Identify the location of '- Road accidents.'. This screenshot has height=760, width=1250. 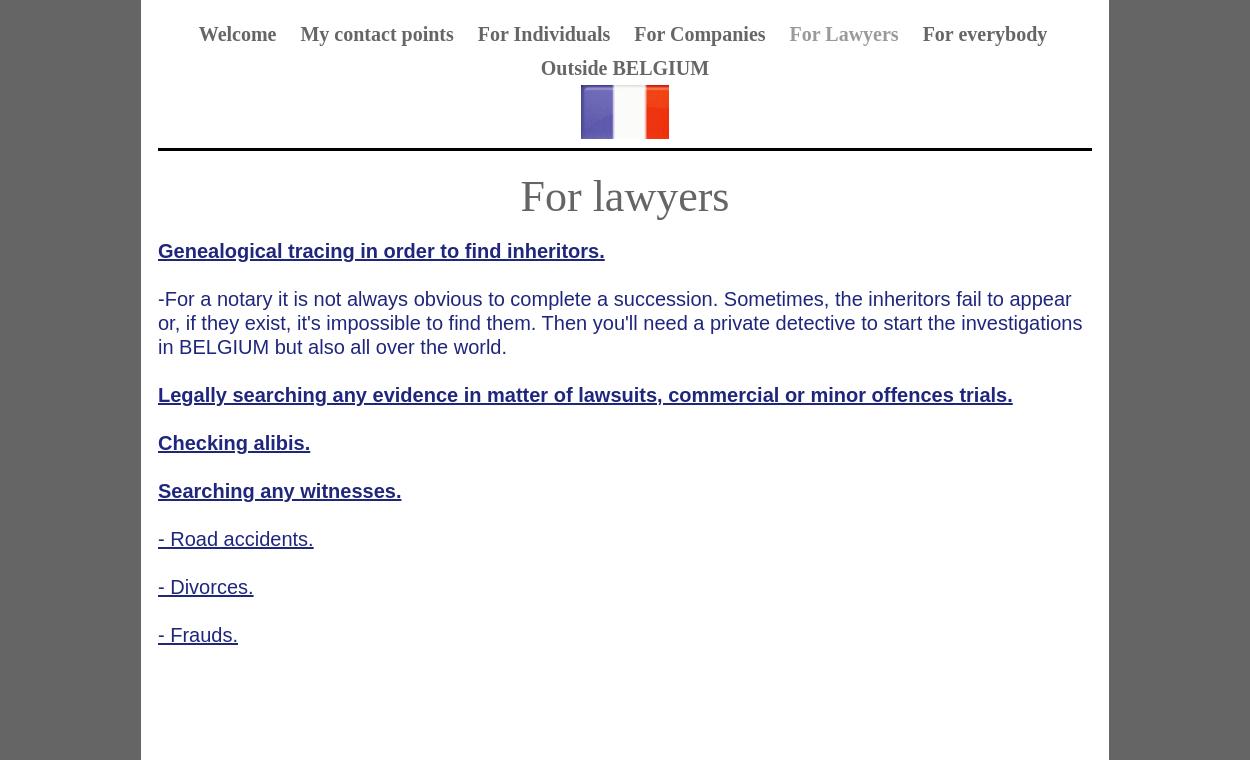
(234, 538).